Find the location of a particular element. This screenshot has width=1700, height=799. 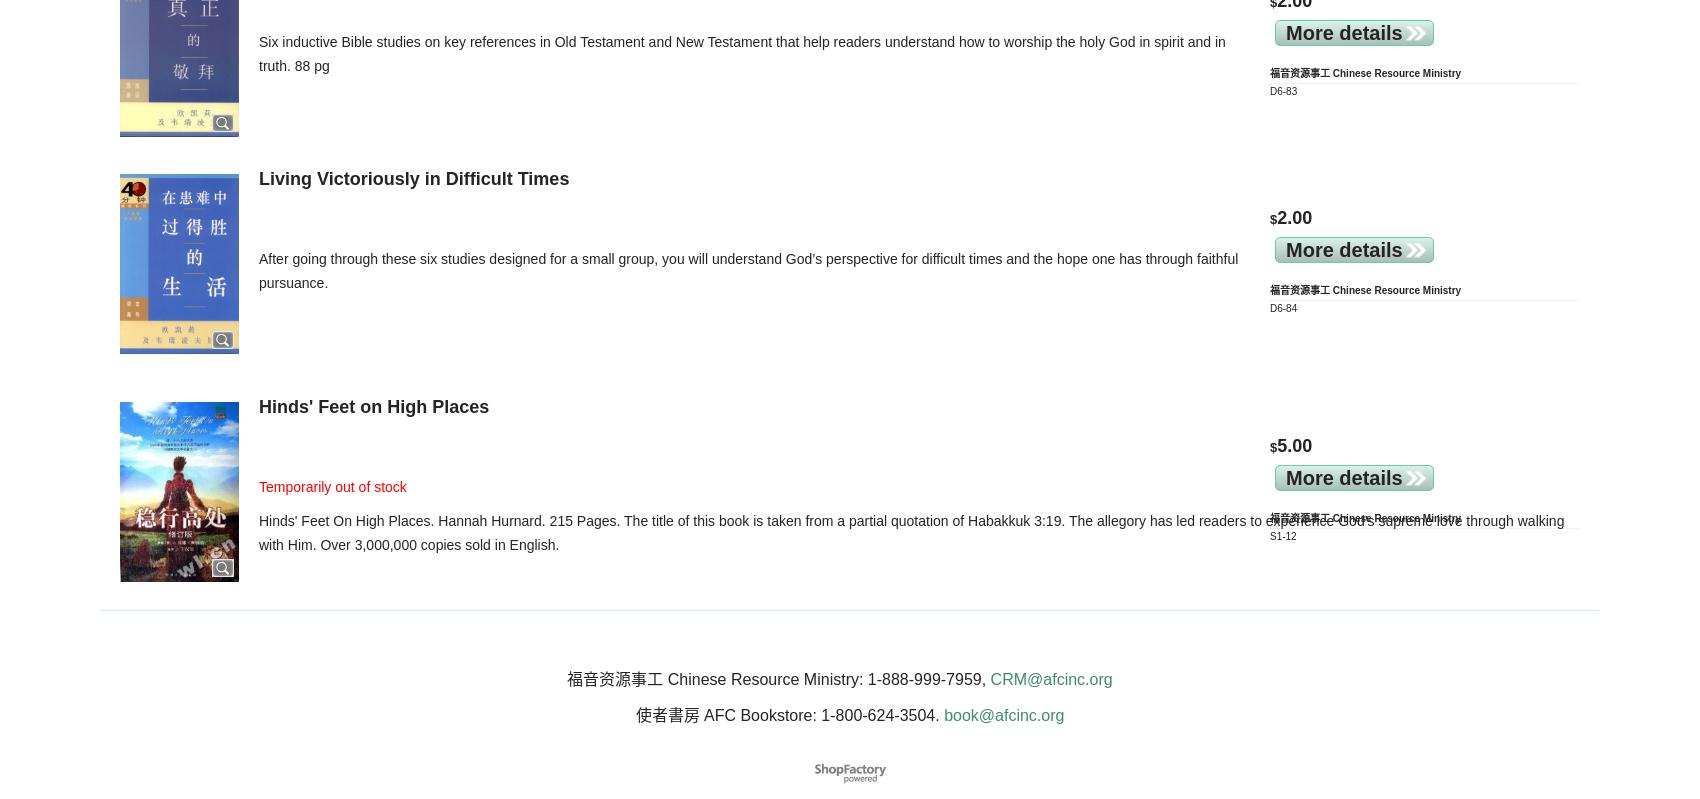

'Temporarily out of stock' is located at coordinates (331, 485).